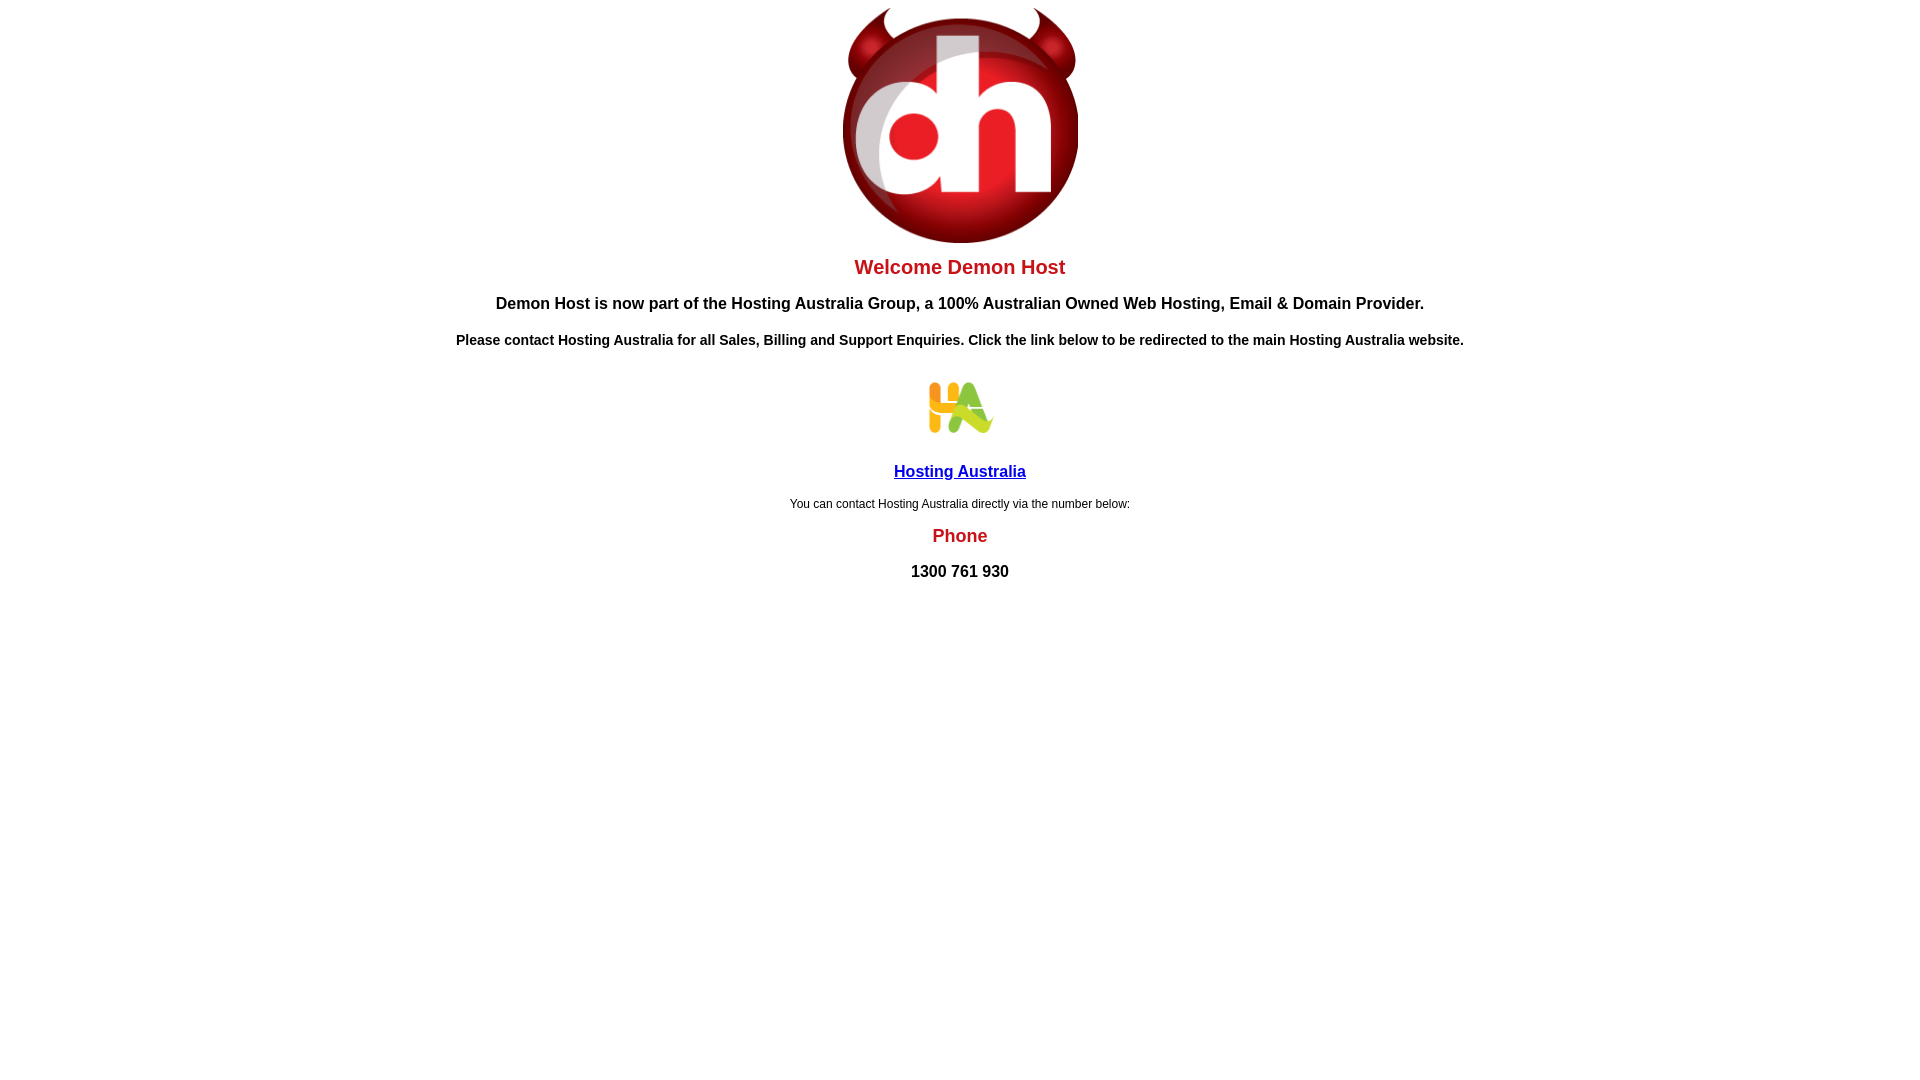  I want to click on 'Hosting Australia', so click(960, 471).